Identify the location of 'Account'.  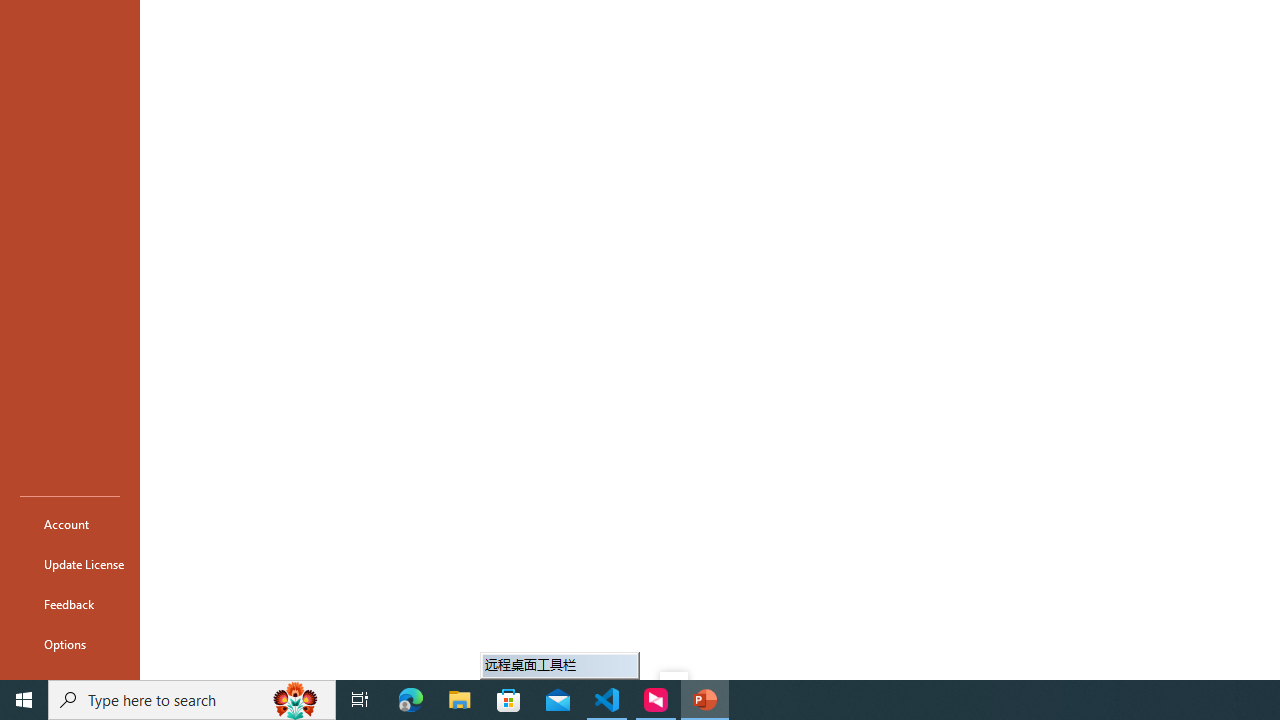
(69, 523).